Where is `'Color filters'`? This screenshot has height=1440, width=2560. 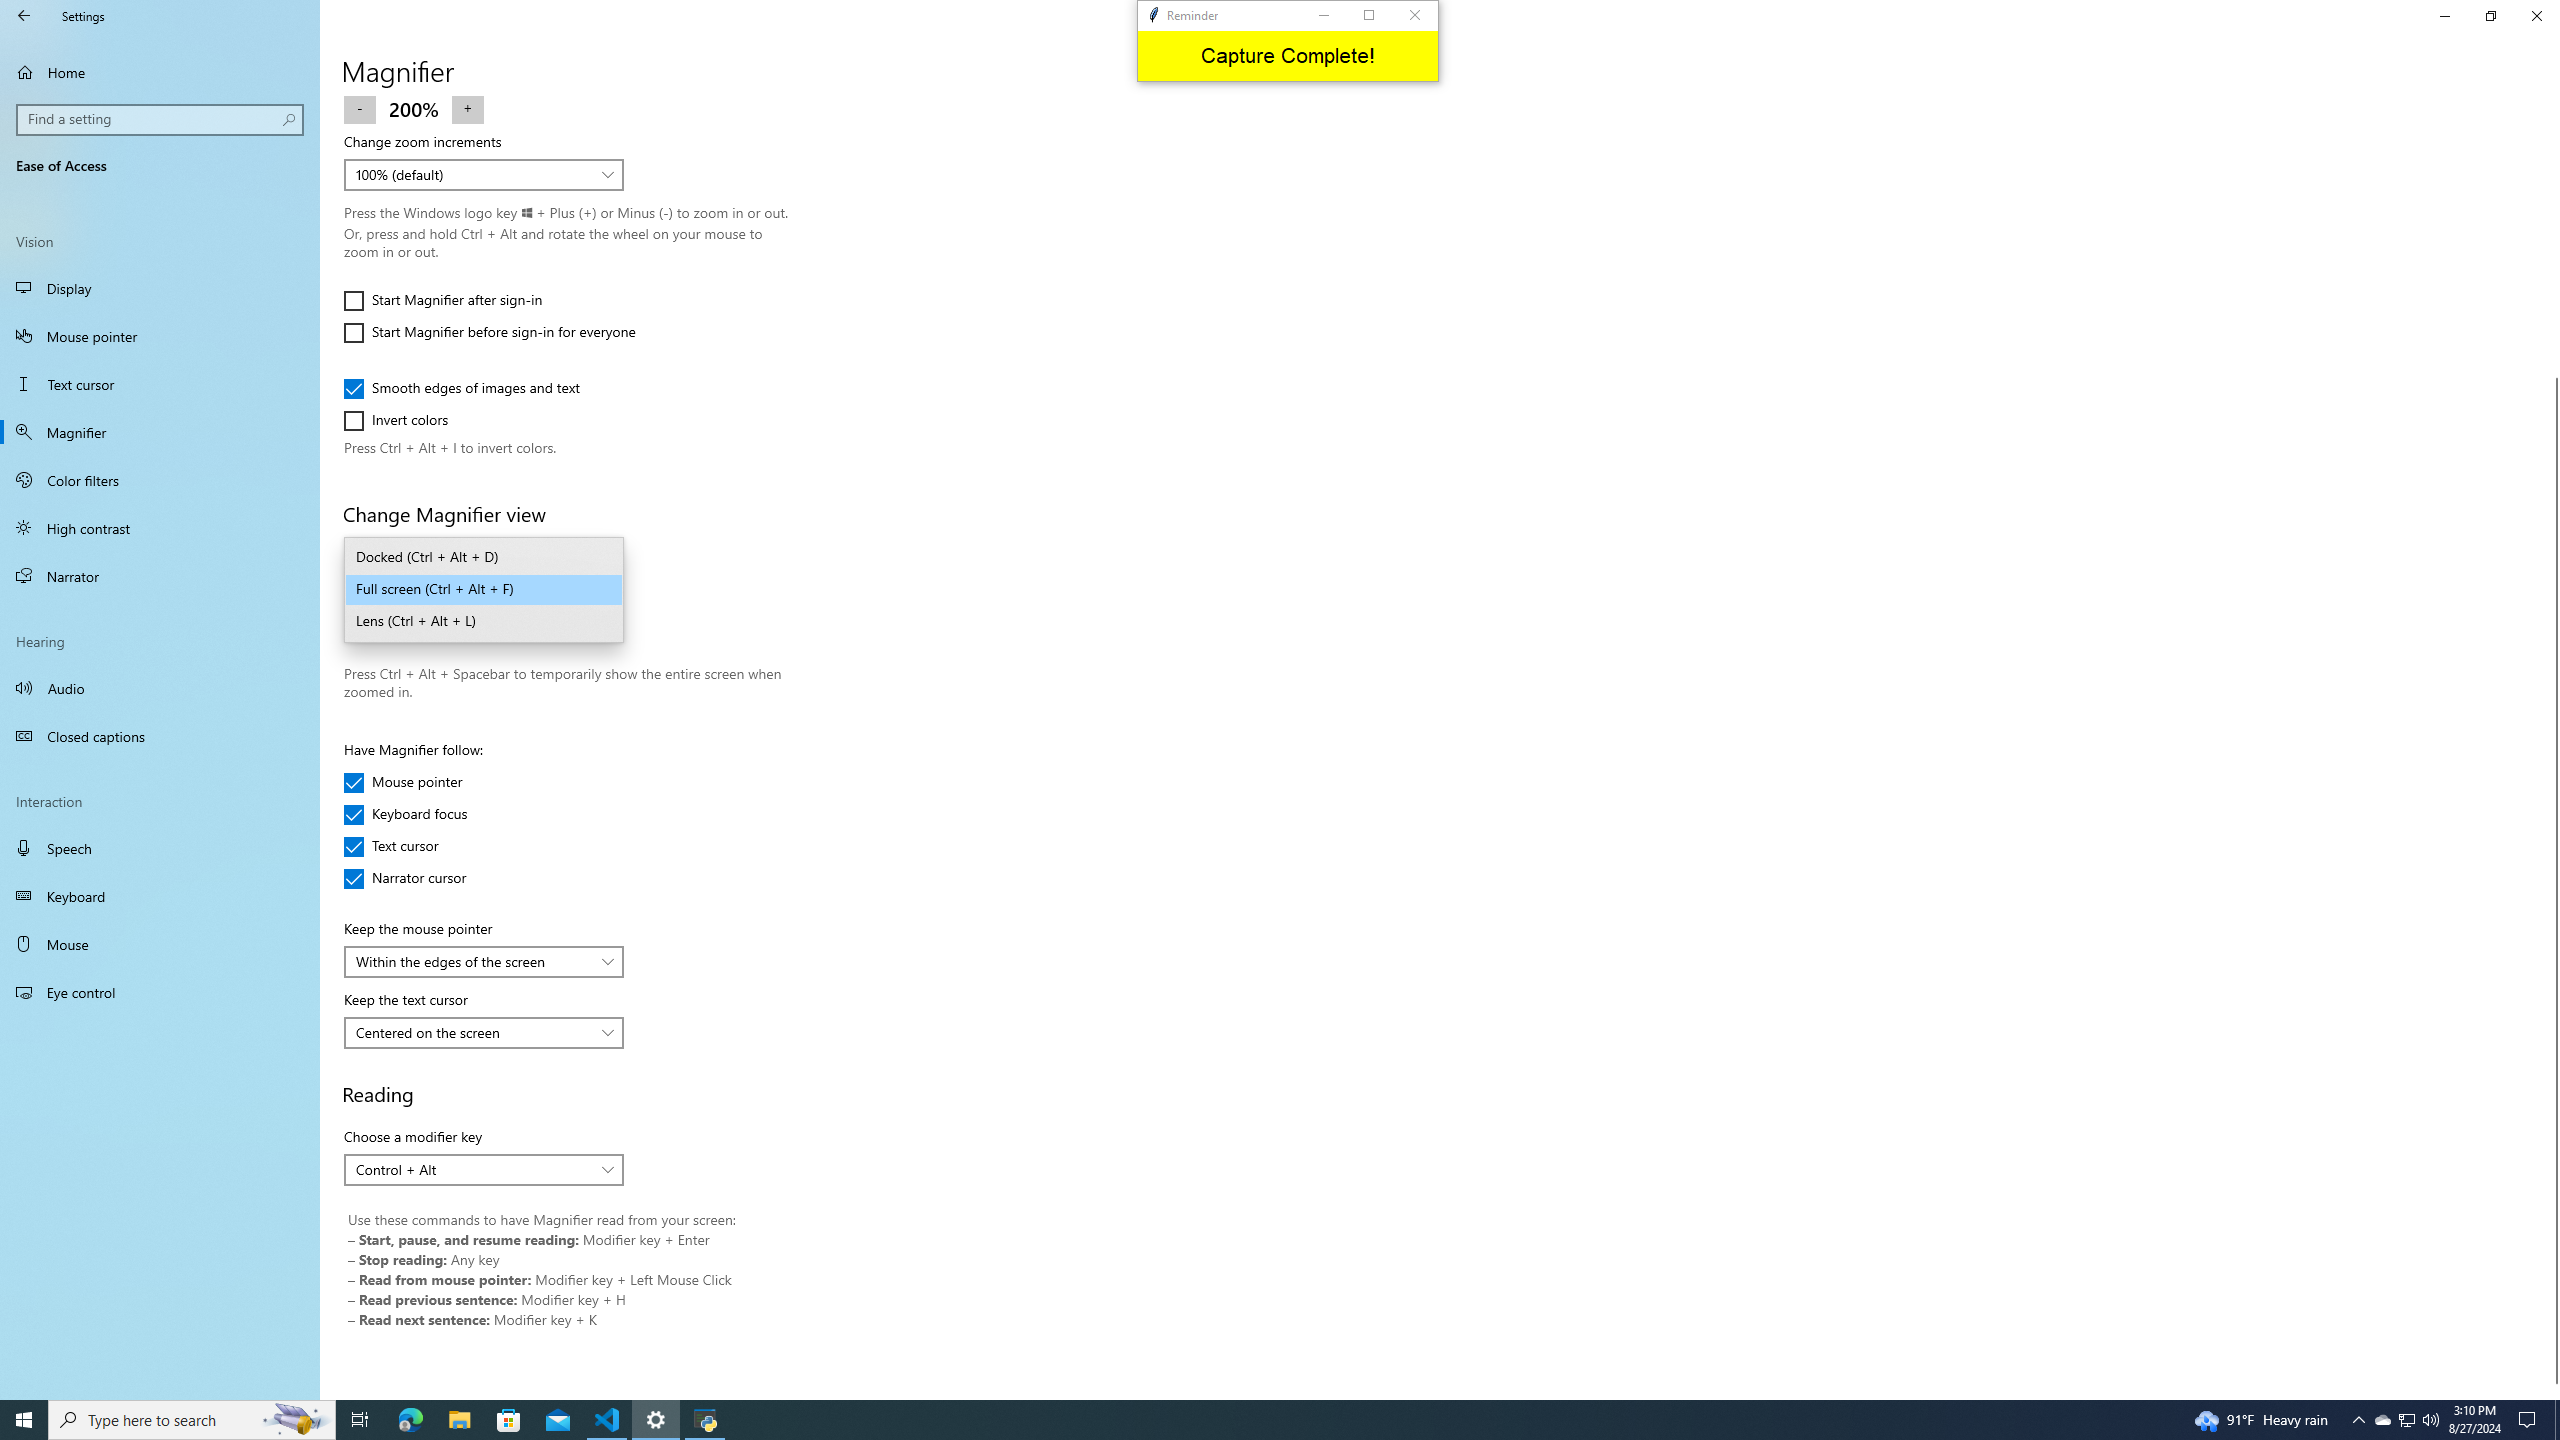 'Color filters' is located at coordinates (159, 479).